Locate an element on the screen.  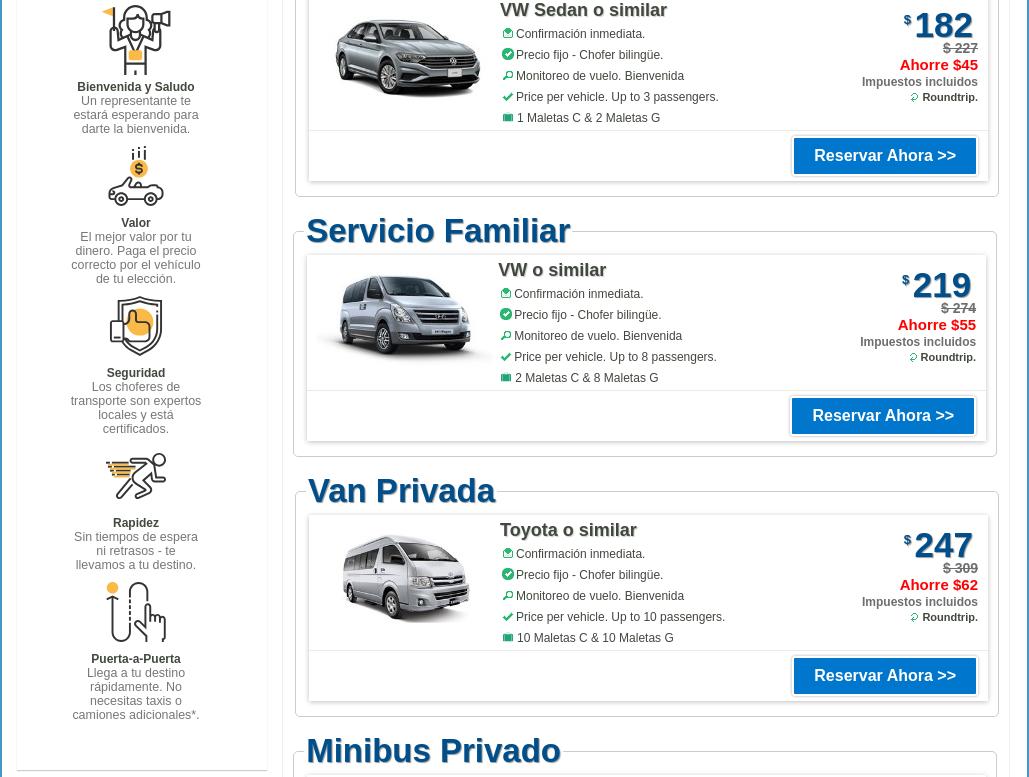
'Un representante te estará esperando para darte la bienvenida.' is located at coordinates (134, 114).